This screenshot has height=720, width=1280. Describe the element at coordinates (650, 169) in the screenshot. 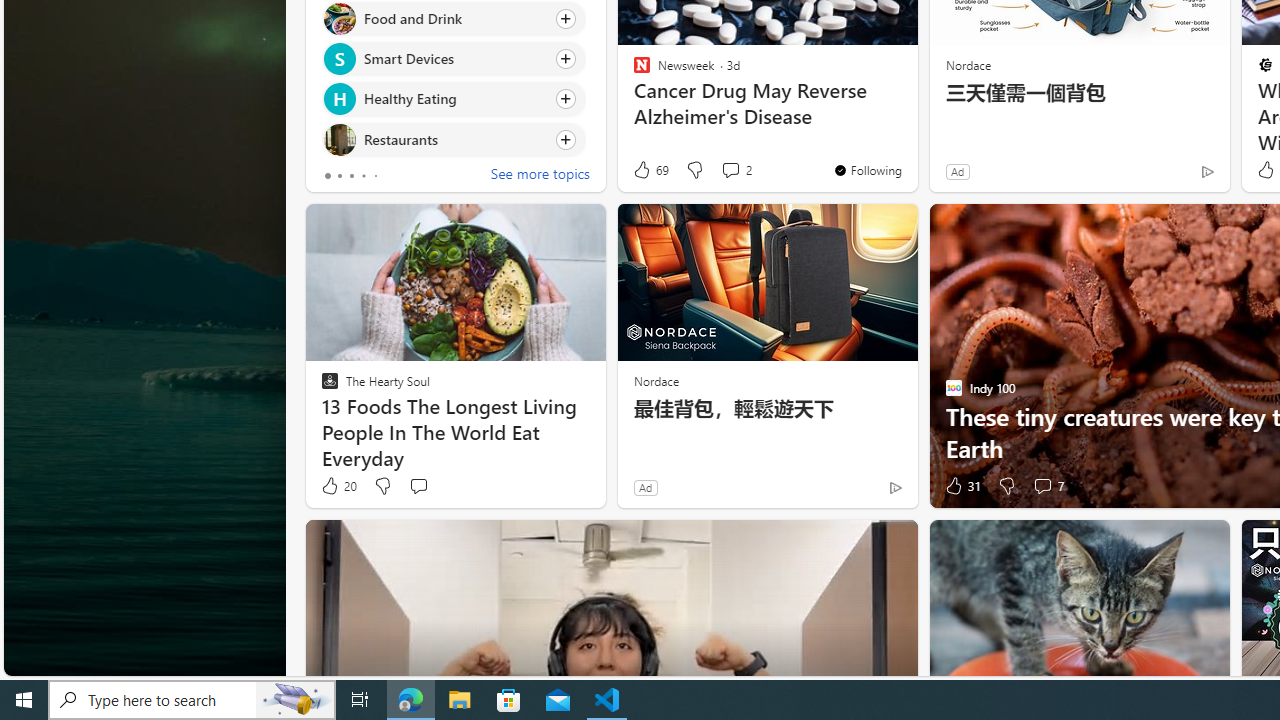

I see `'69 Like'` at that location.